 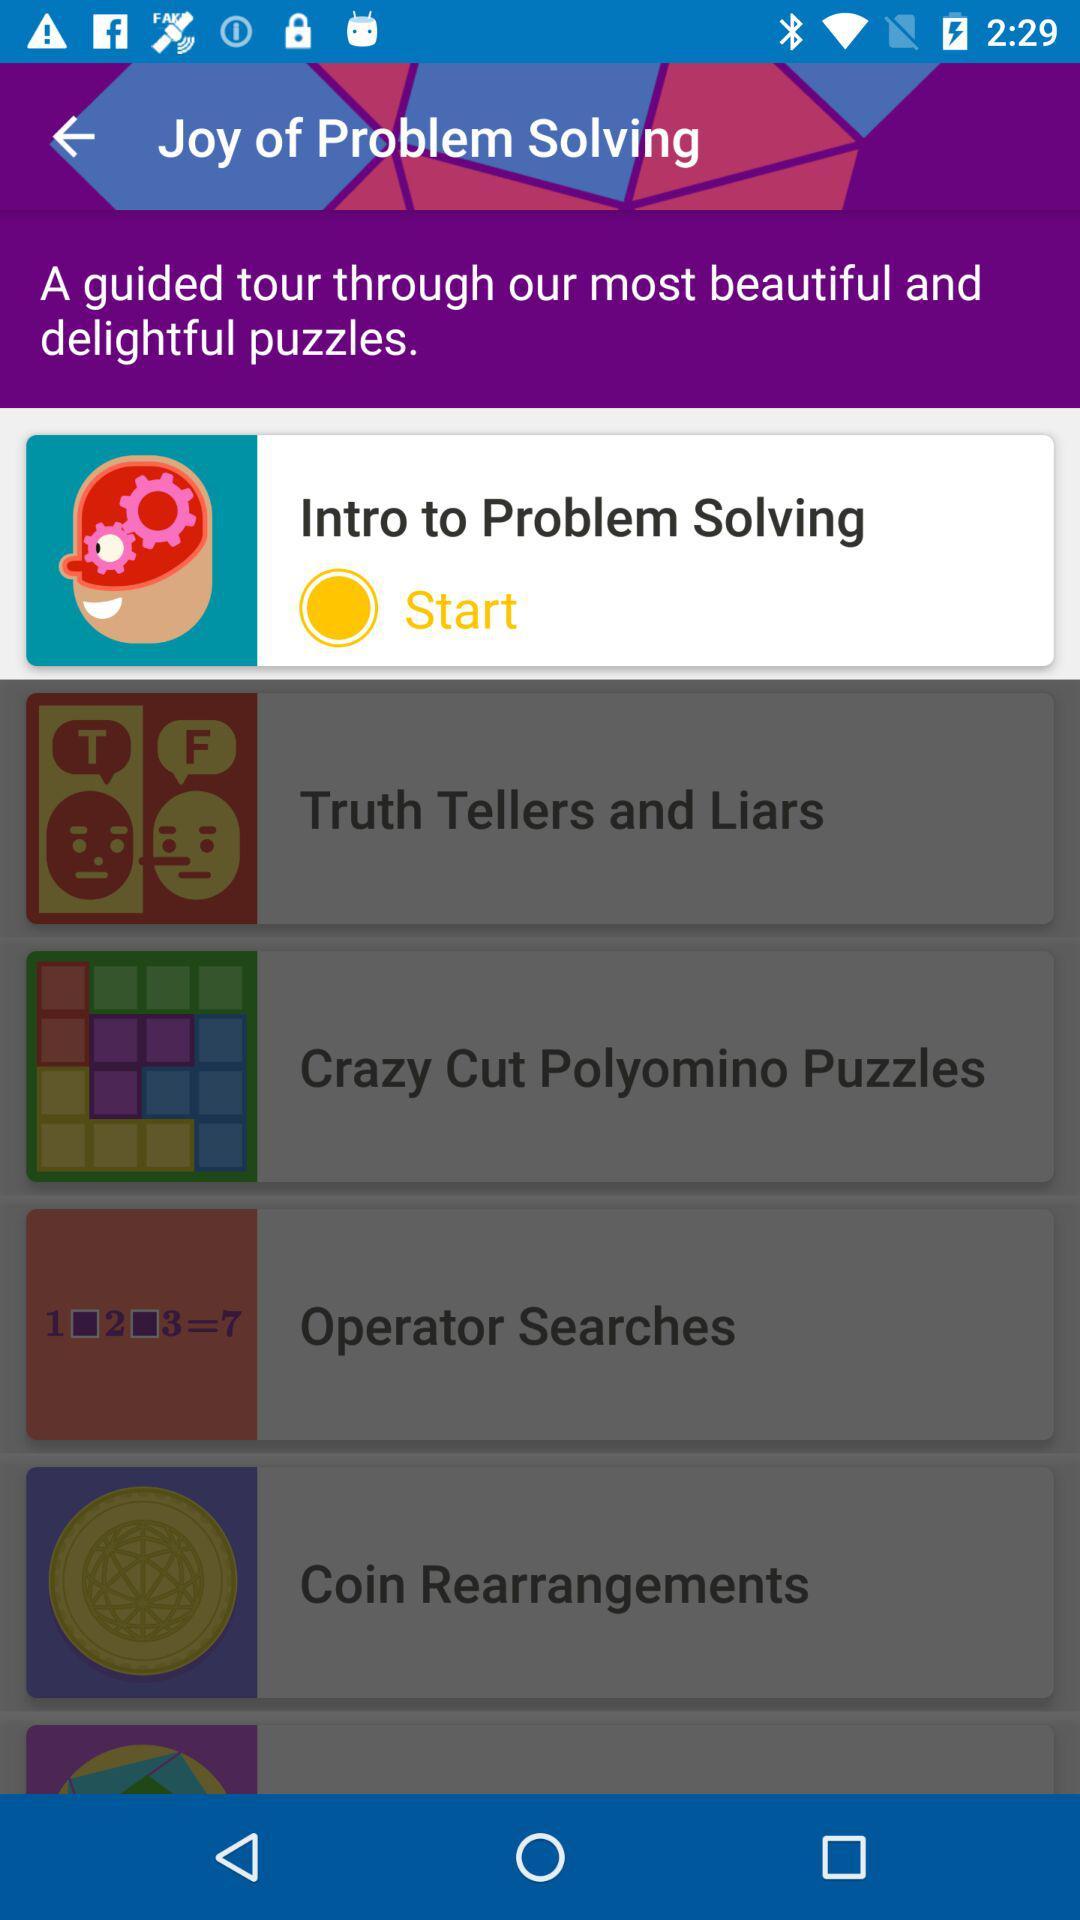 What do you see at coordinates (72, 135) in the screenshot?
I see `item to the left of joy of problem icon` at bounding box center [72, 135].